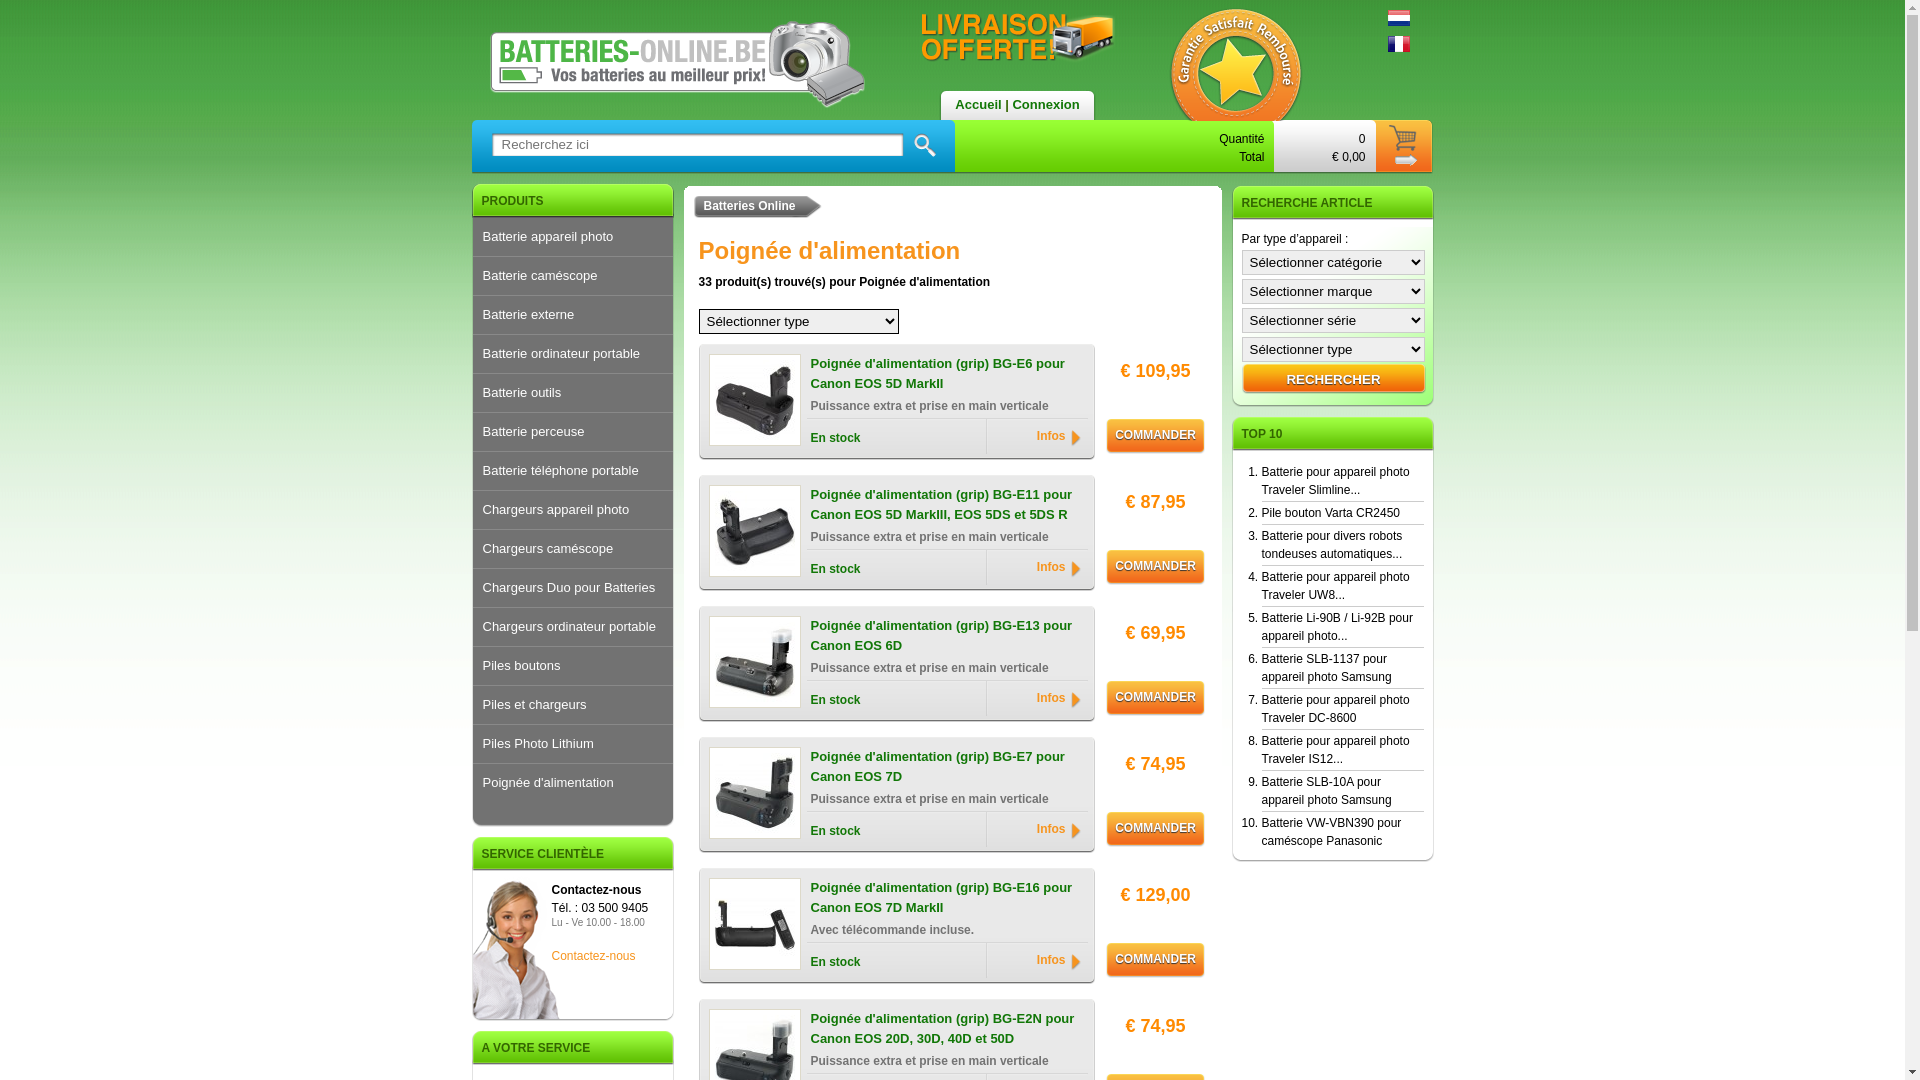 This screenshot has width=1920, height=1080. What do you see at coordinates (1331, 512) in the screenshot?
I see `'Pile bouton Varta CR2450'` at bounding box center [1331, 512].